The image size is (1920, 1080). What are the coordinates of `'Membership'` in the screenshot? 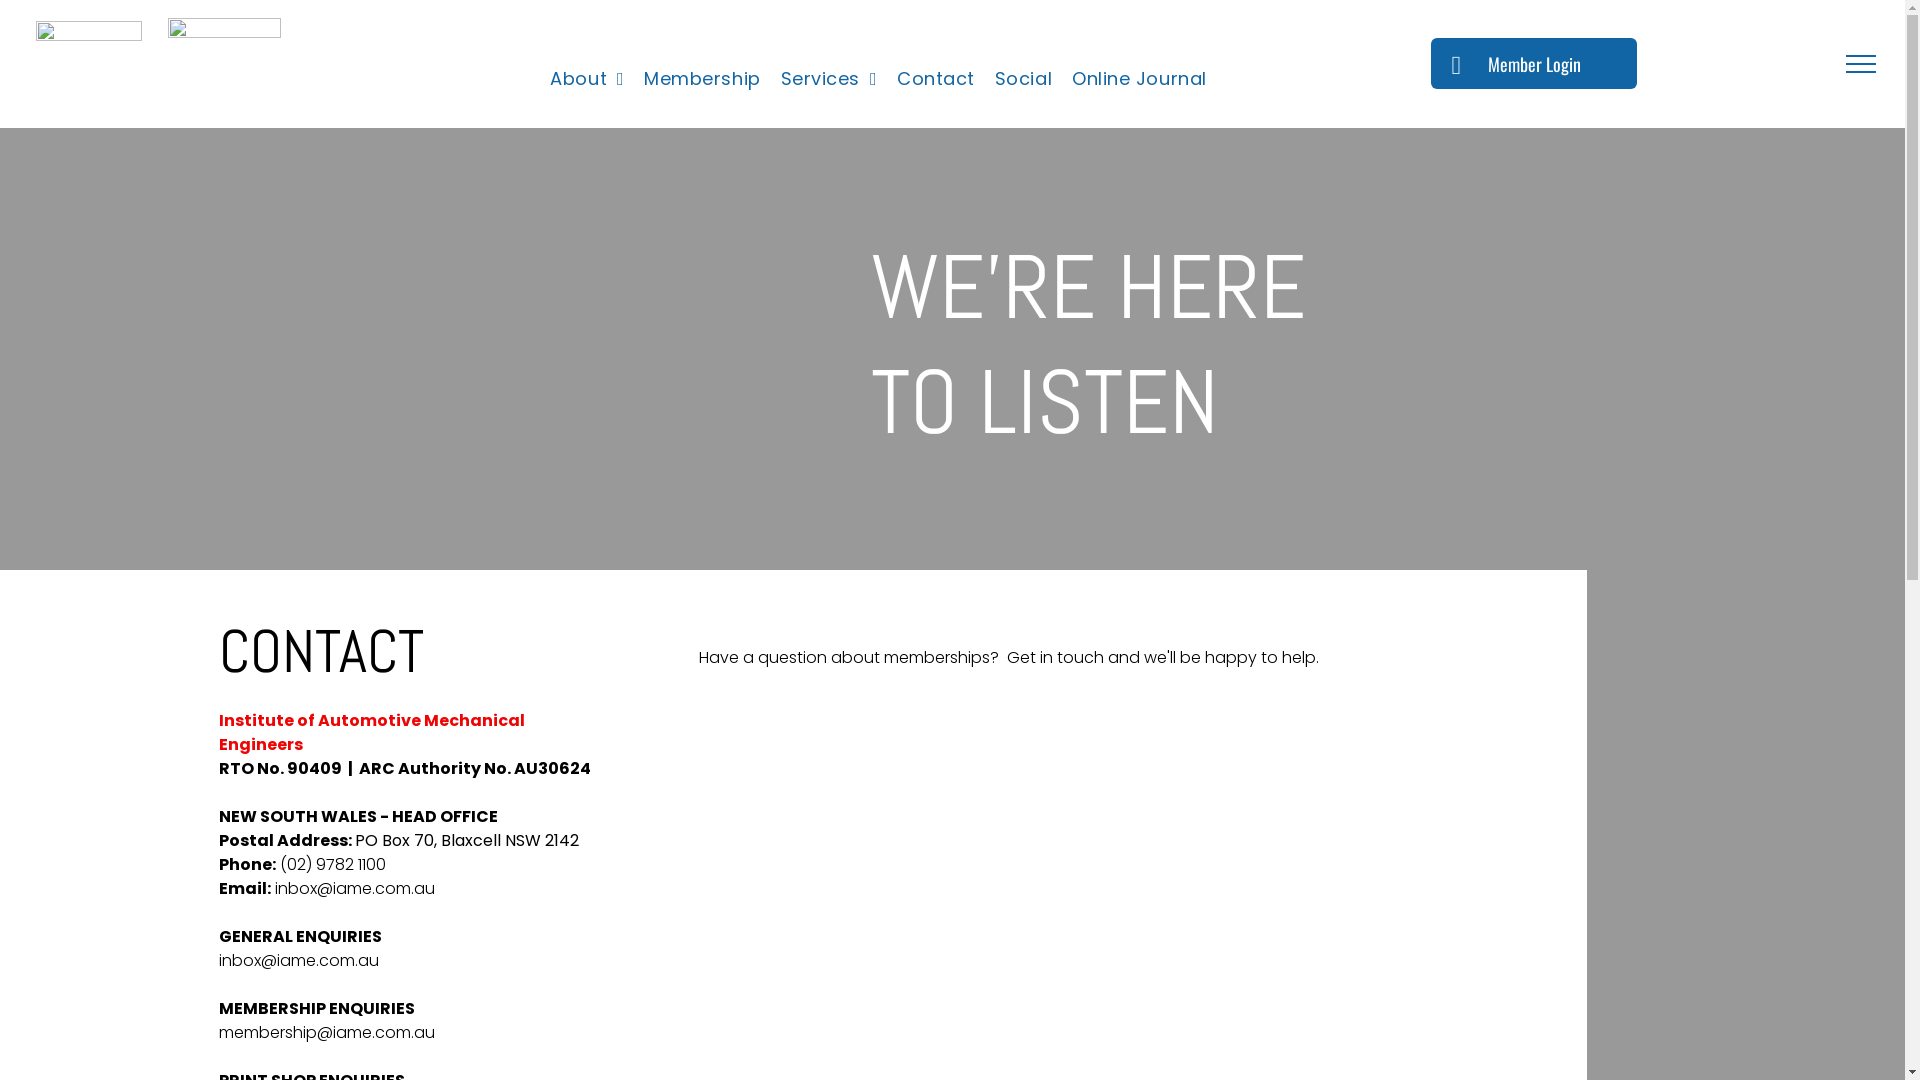 It's located at (701, 77).